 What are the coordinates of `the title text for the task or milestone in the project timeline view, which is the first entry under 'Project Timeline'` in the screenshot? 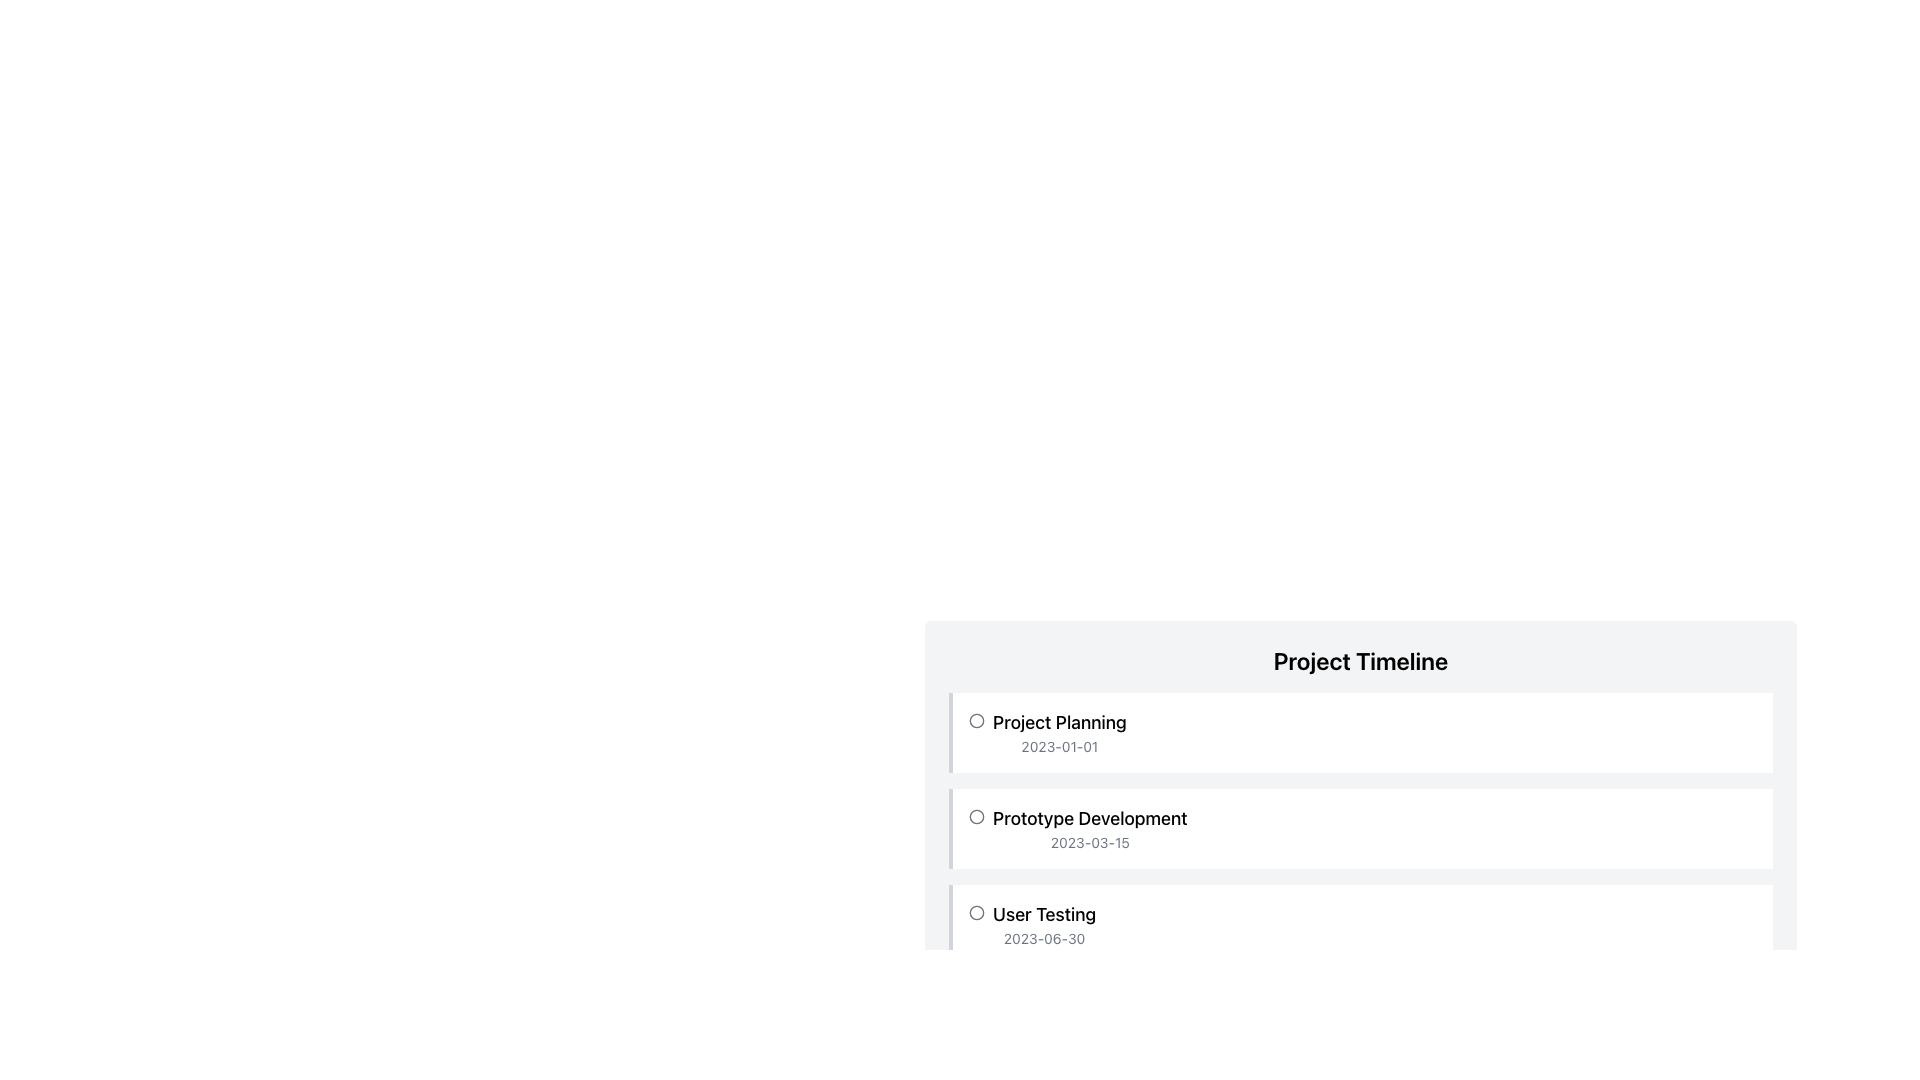 It's located at (1058, 722).